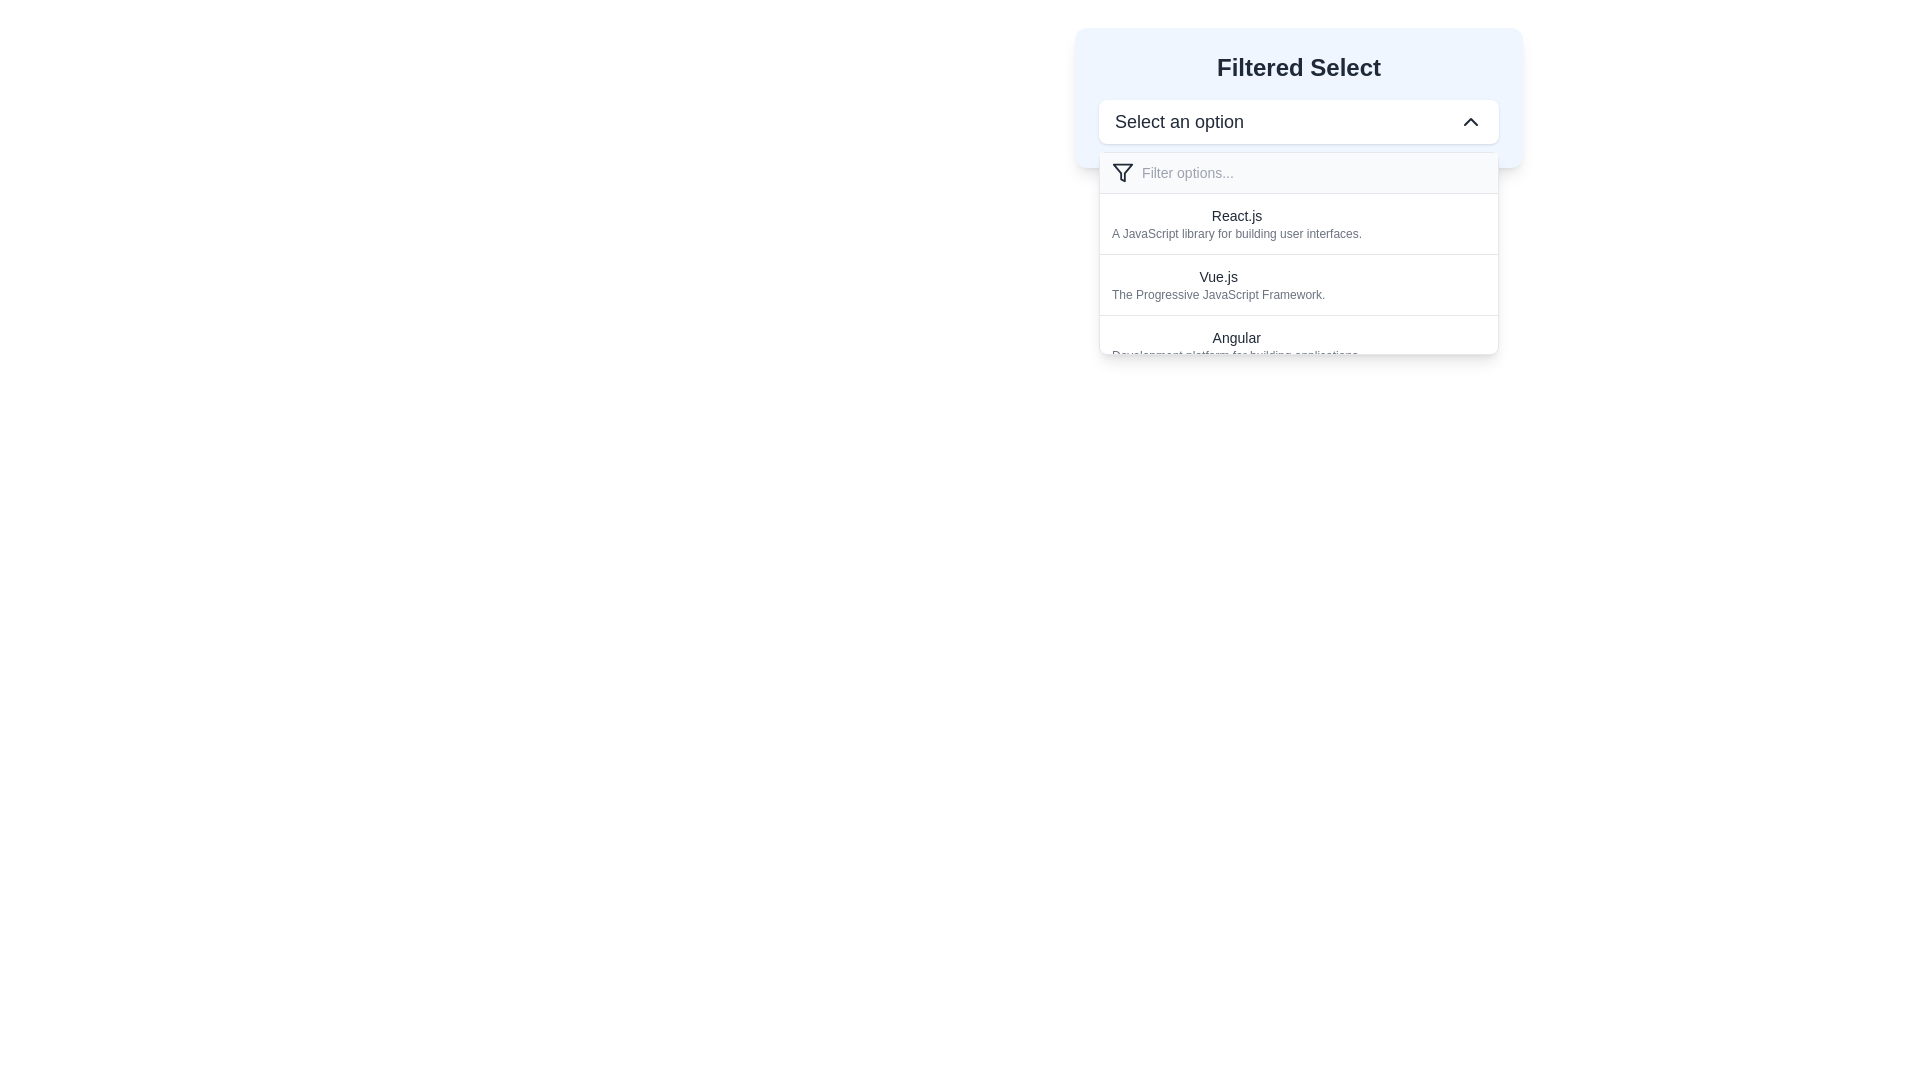 The image size is (1920, 1080). What do you see at coordinates (1217, 294) in the screenshot?
I see `the text element displaying 'The Progressive JavaScript Framework.' located beneath the 'Vue.js' text in the dropdown menu` at bounding box center [1217, 294].